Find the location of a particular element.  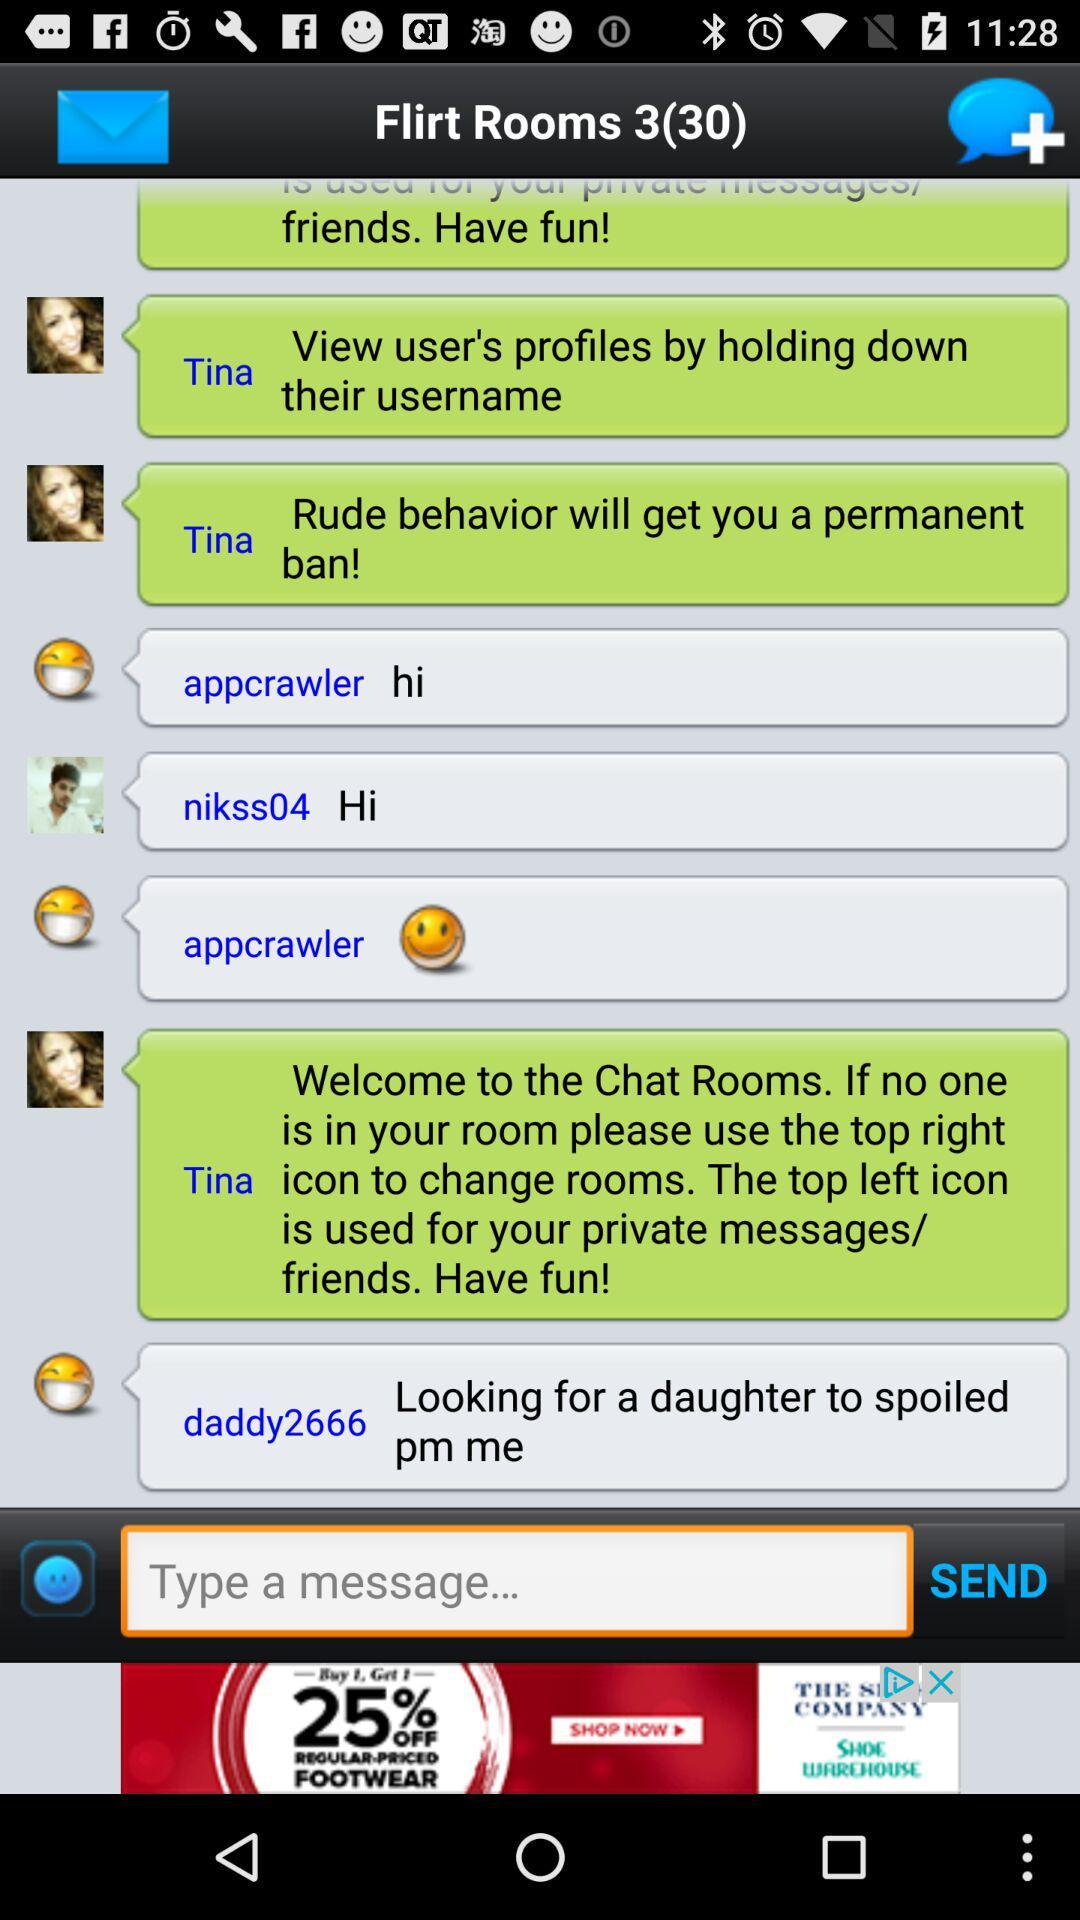

chatting symbol is located at coordinates (64, 917).